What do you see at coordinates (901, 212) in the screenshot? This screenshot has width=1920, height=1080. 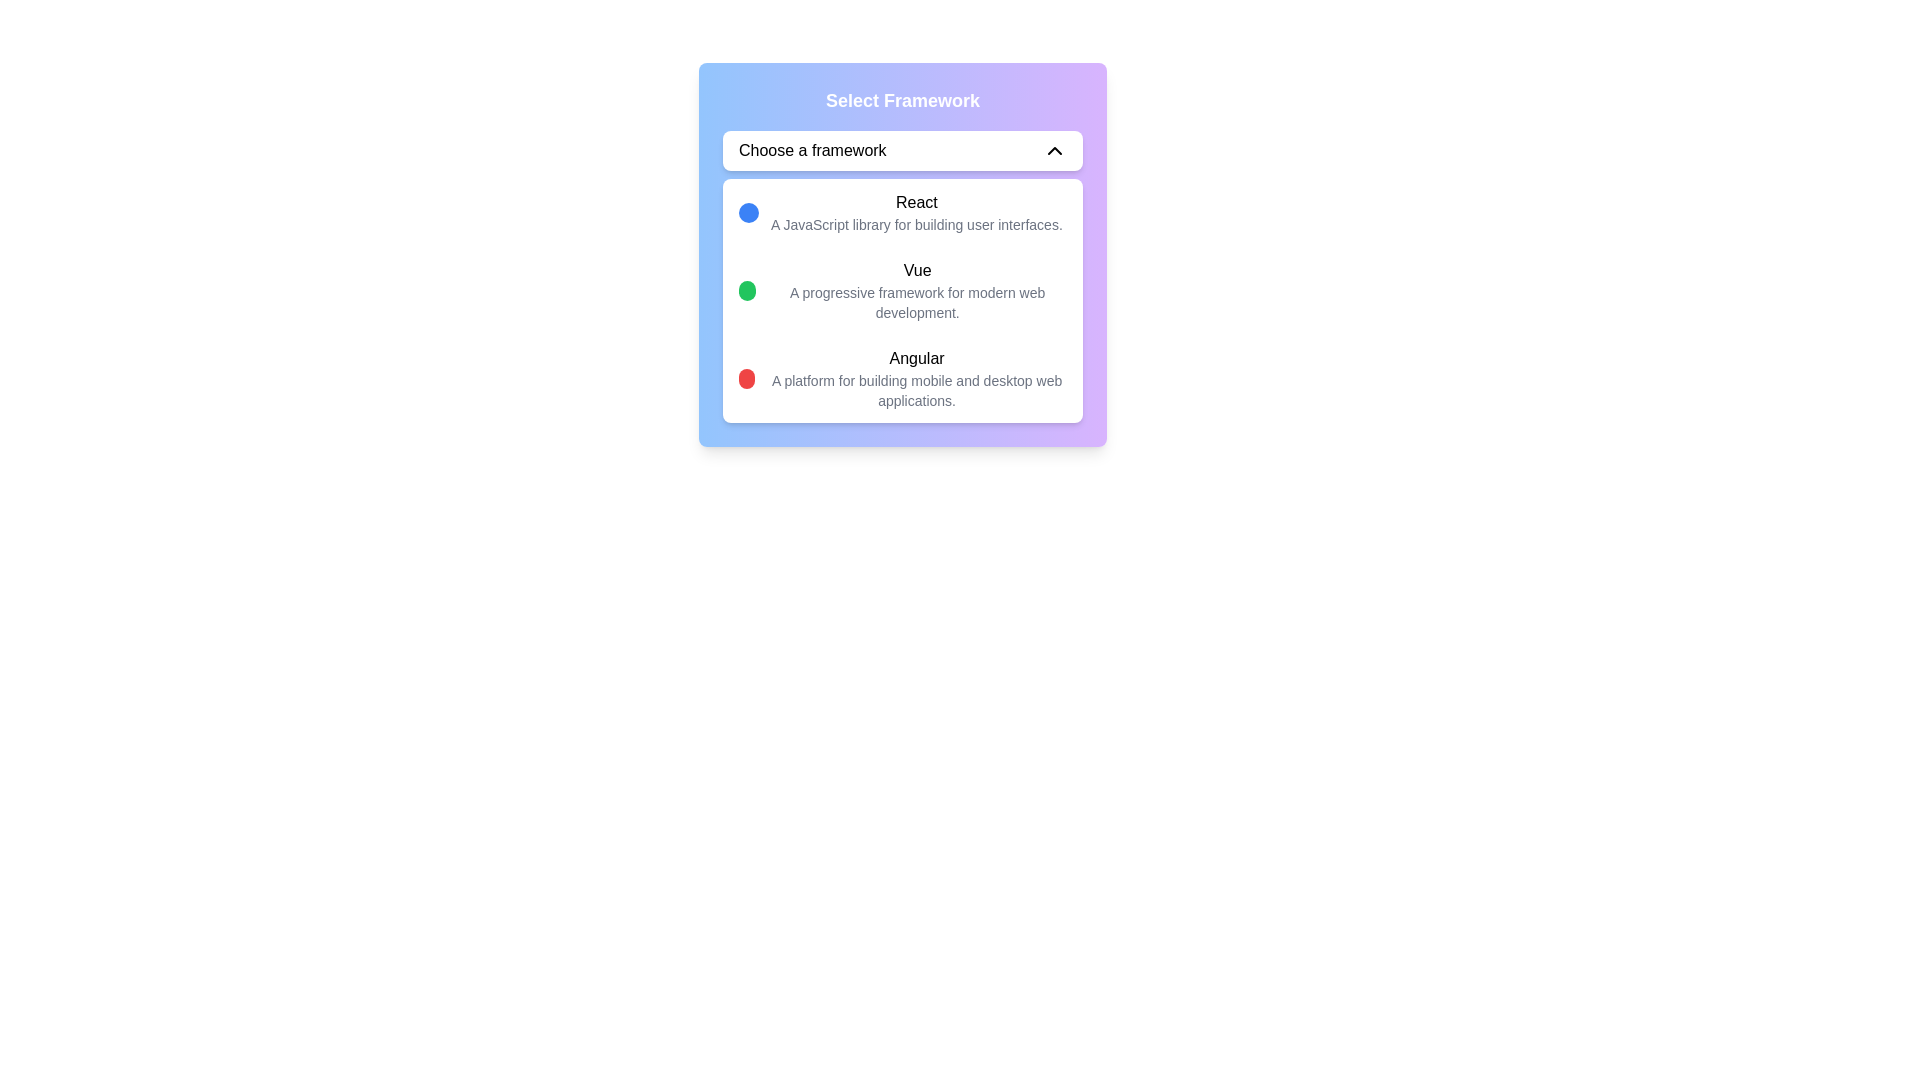 I see `the first list item in the dropdown menu labeled 'Choose a framework'` at bounding box center [901, 212].